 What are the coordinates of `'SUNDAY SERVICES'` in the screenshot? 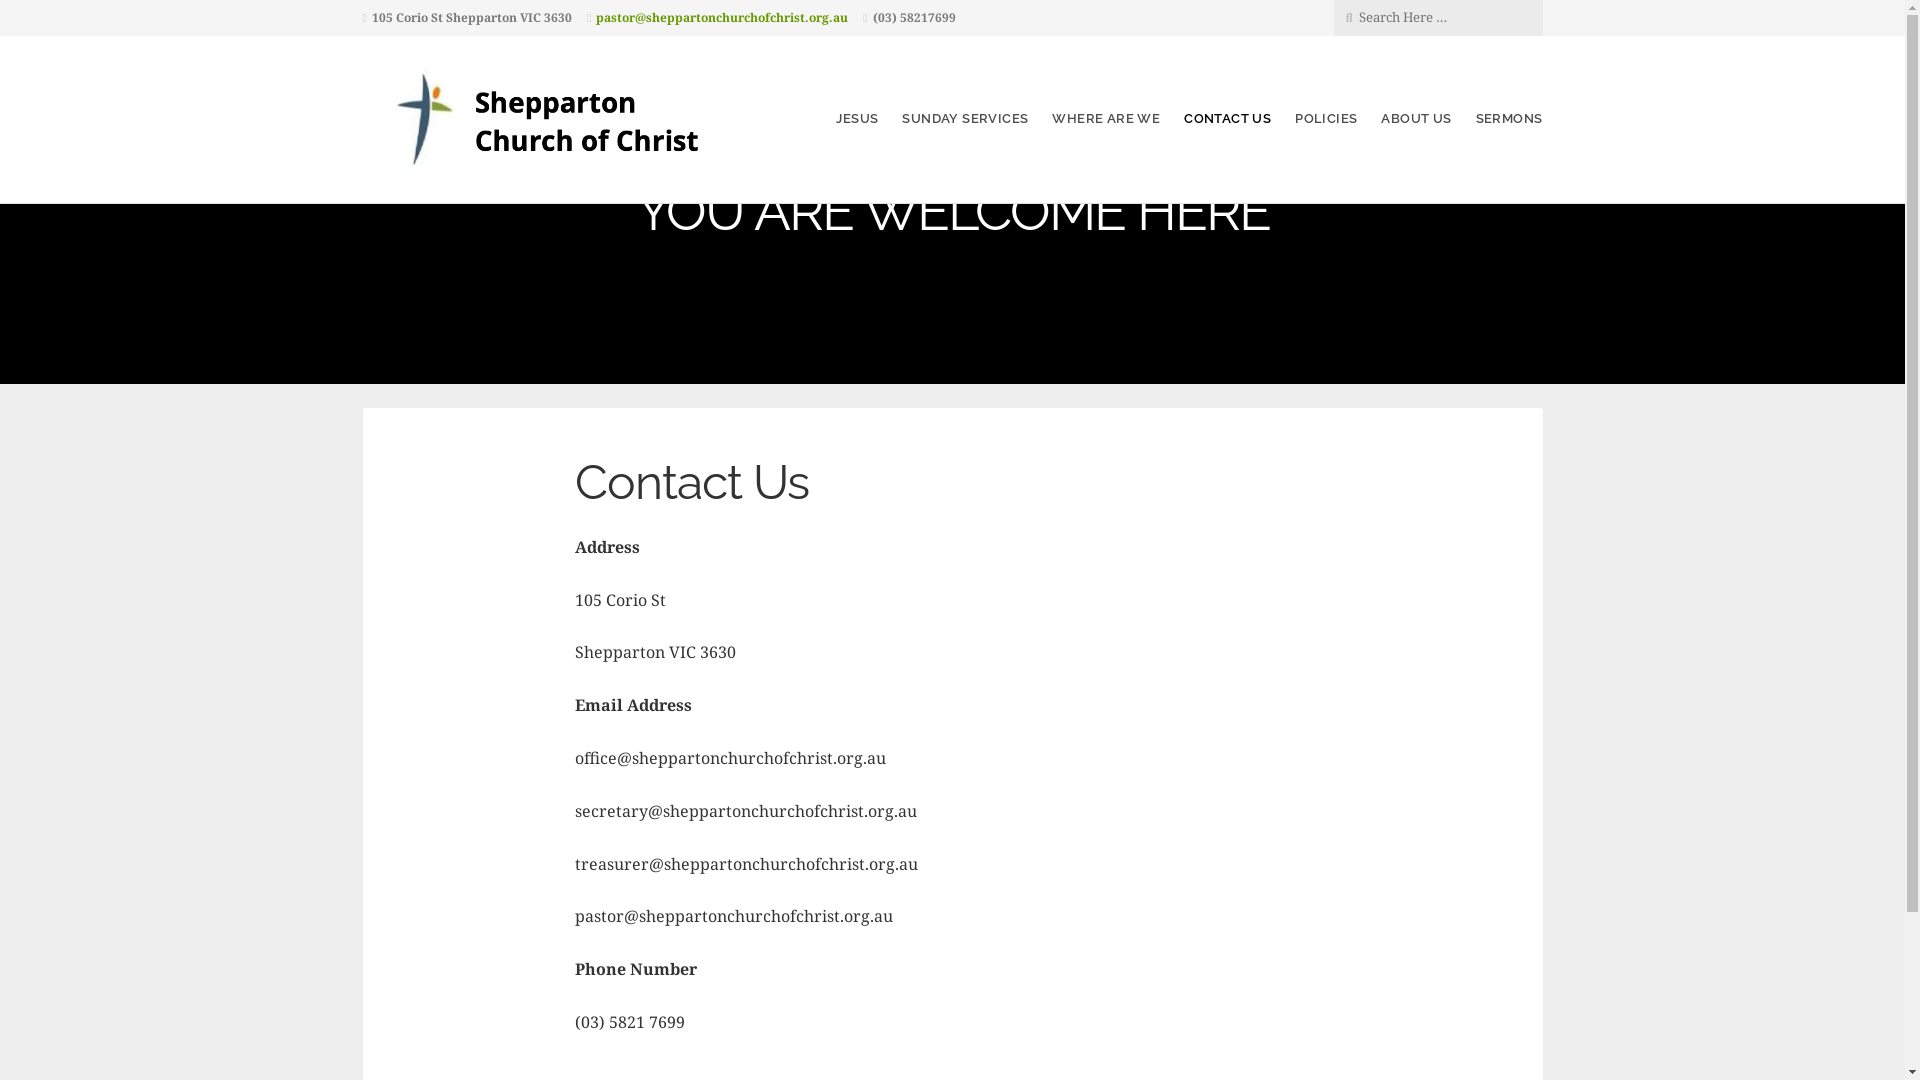 It's located at (901, 118).